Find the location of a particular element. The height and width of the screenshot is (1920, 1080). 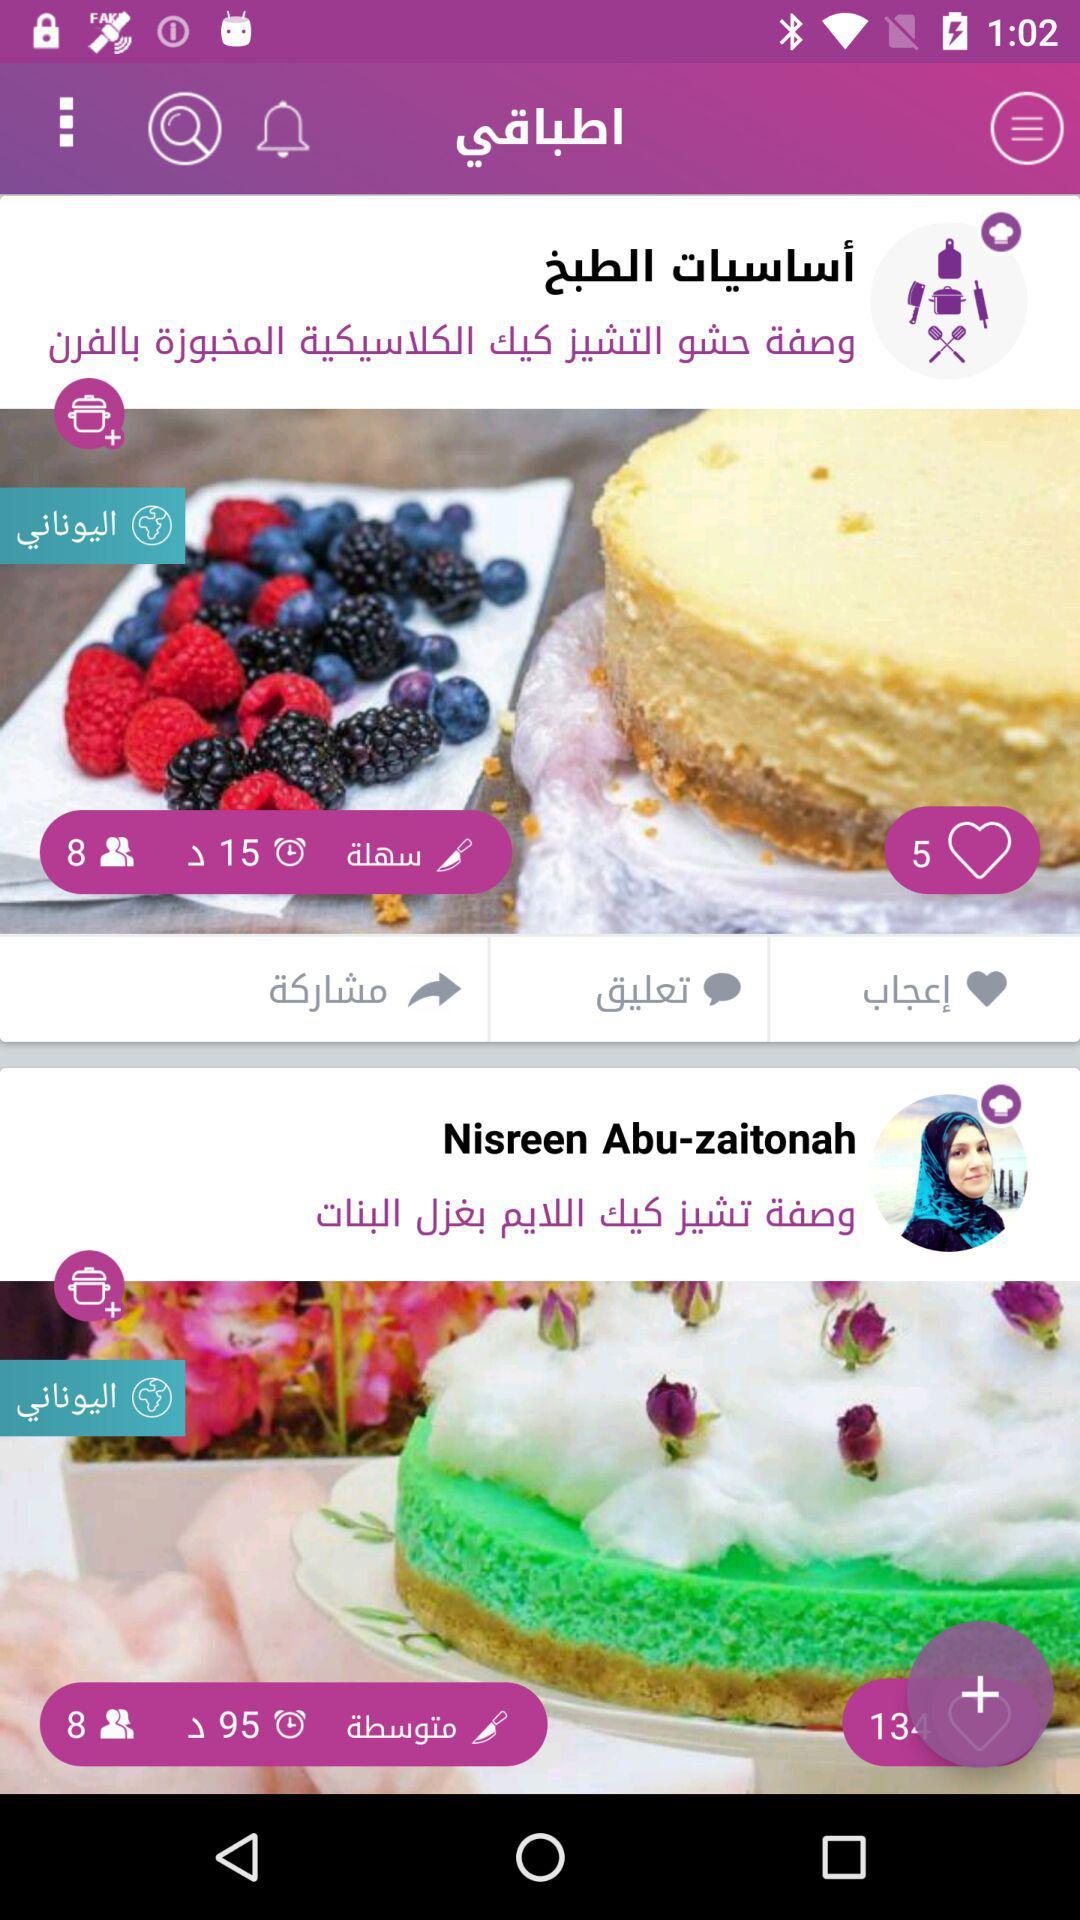

the more icon is located at coordinates (65, 127).